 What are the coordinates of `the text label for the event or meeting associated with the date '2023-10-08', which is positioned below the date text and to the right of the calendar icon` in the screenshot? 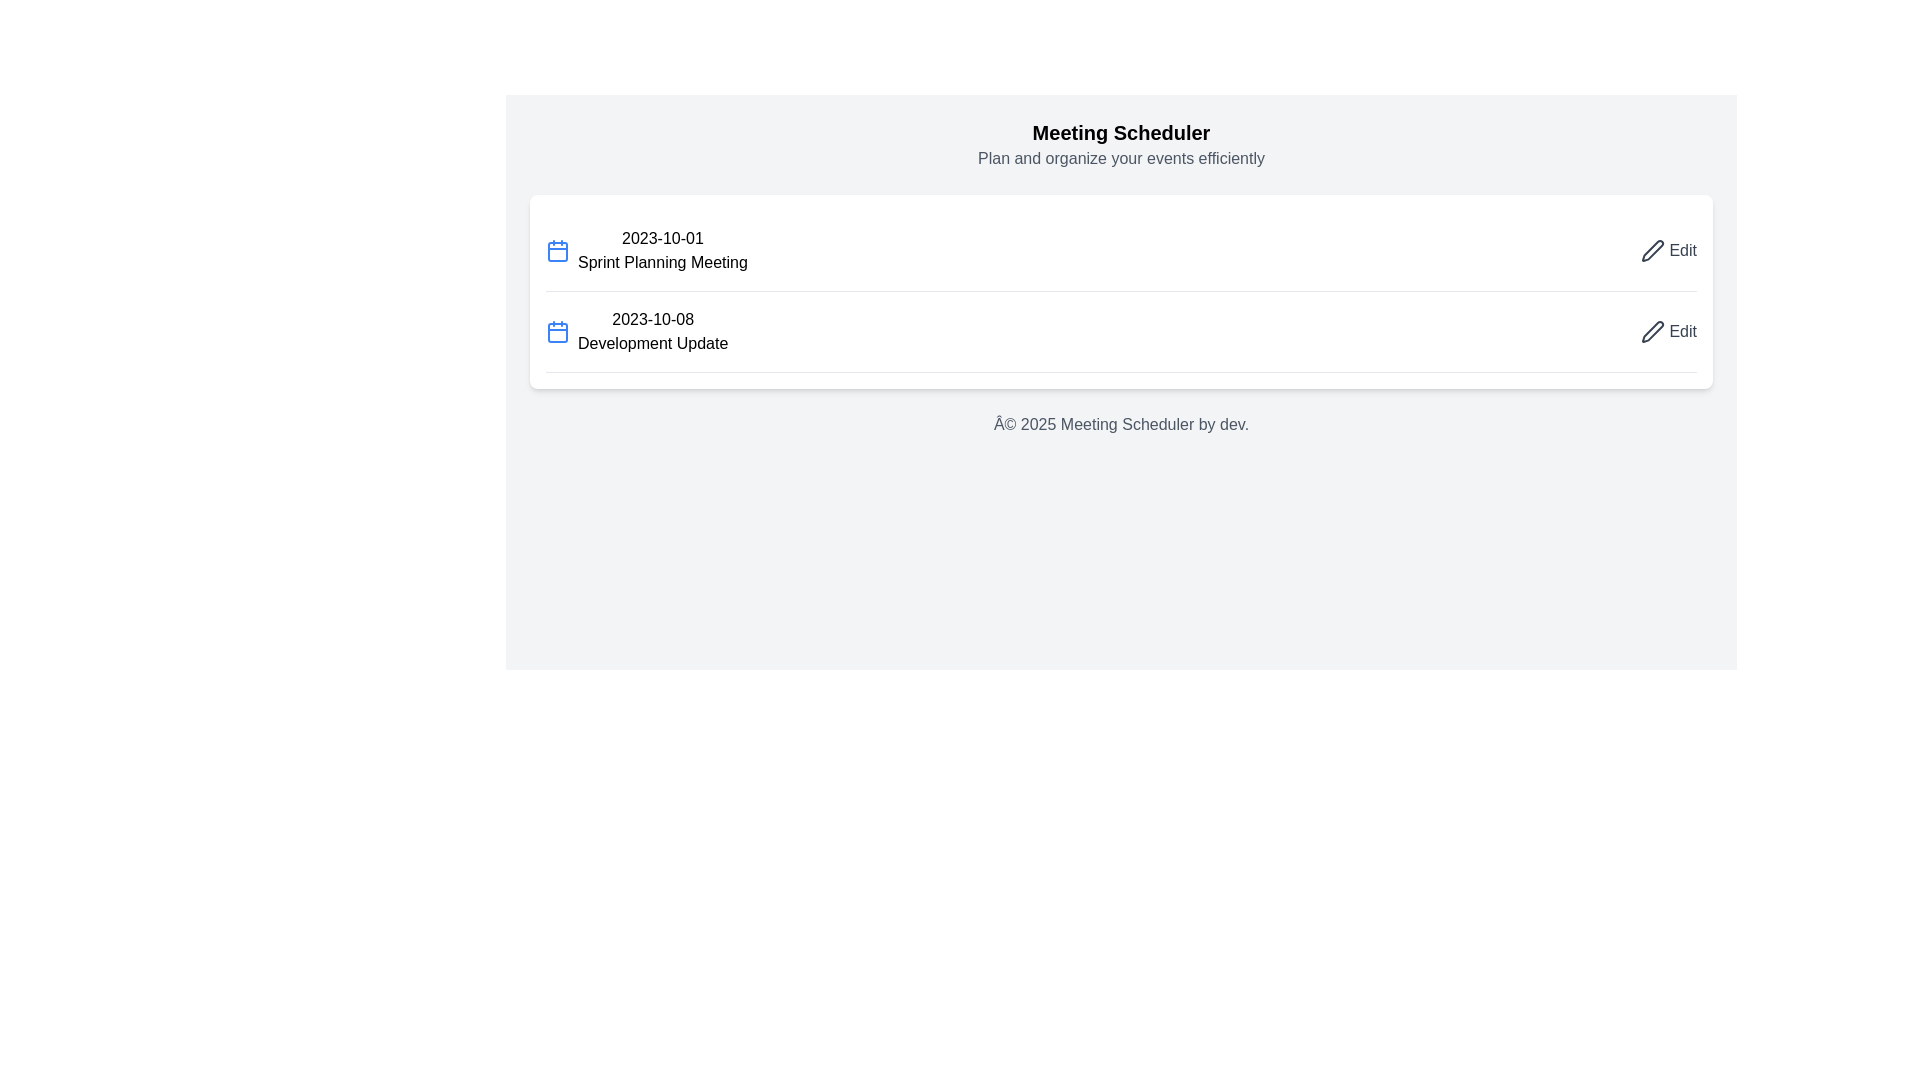 It's located at (653, 342).